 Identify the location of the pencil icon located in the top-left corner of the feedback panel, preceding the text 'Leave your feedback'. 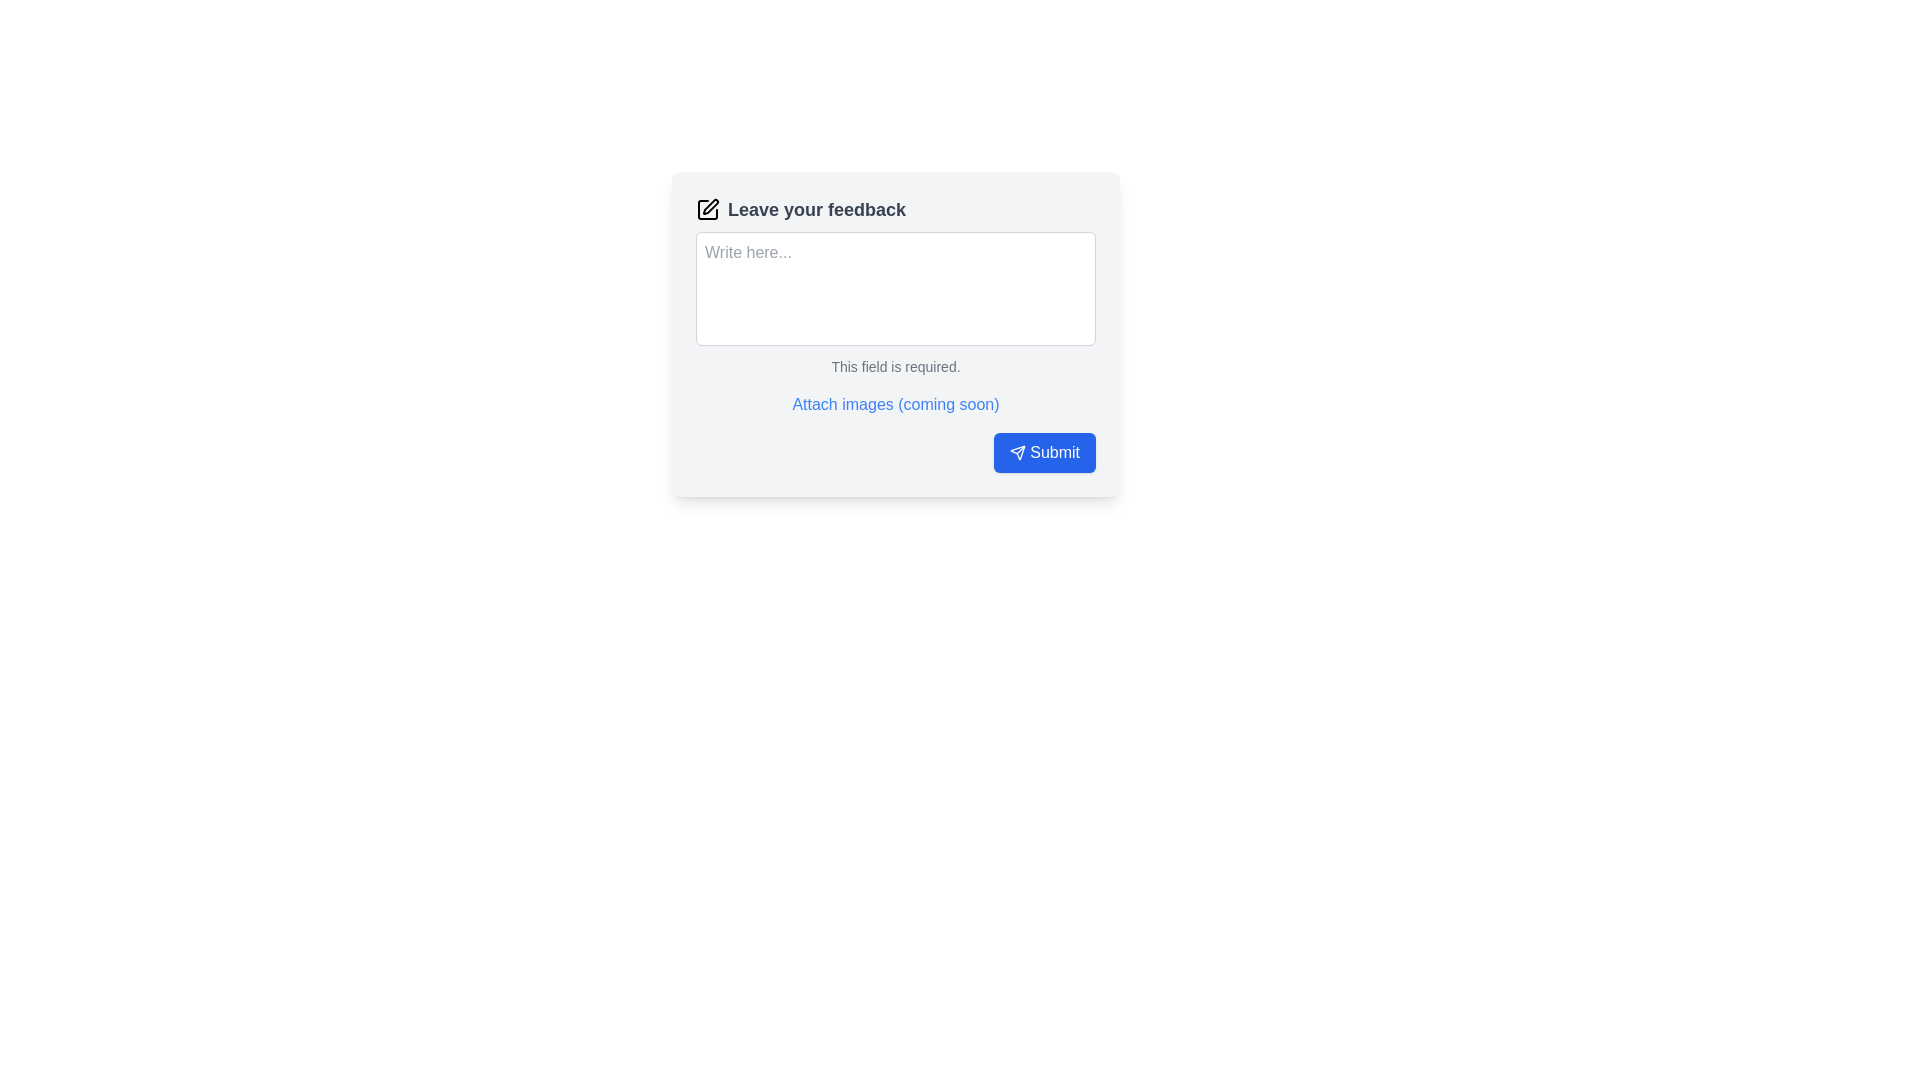
(708, 209).